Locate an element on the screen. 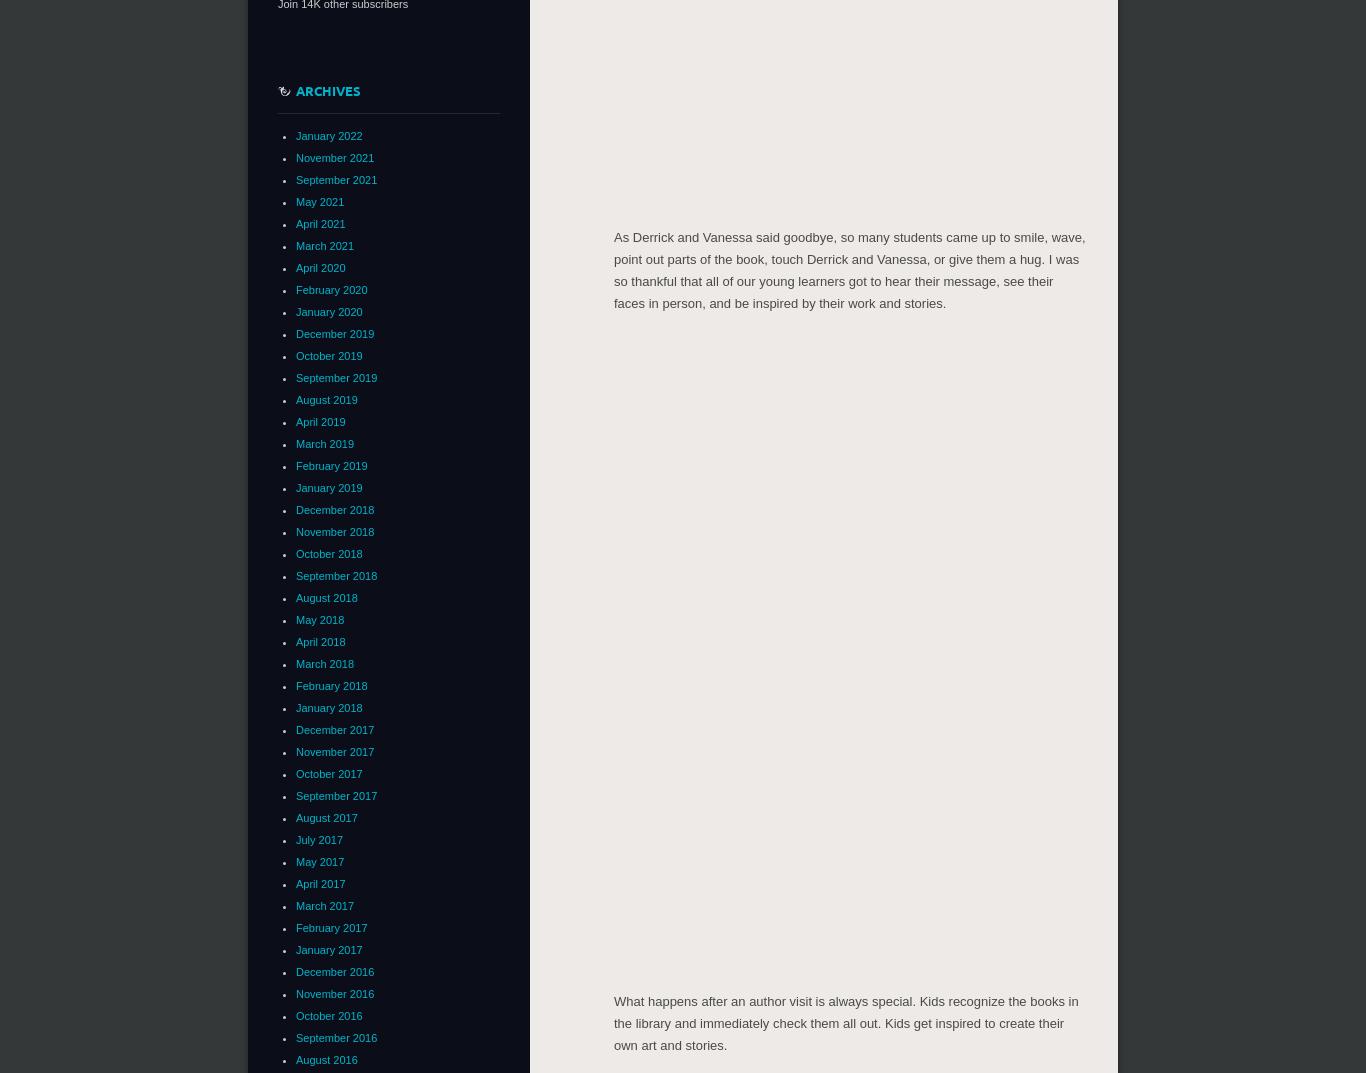 This screenshot has width=1366, height=1073. 'February 2018' is located at coordinates (331, 685).